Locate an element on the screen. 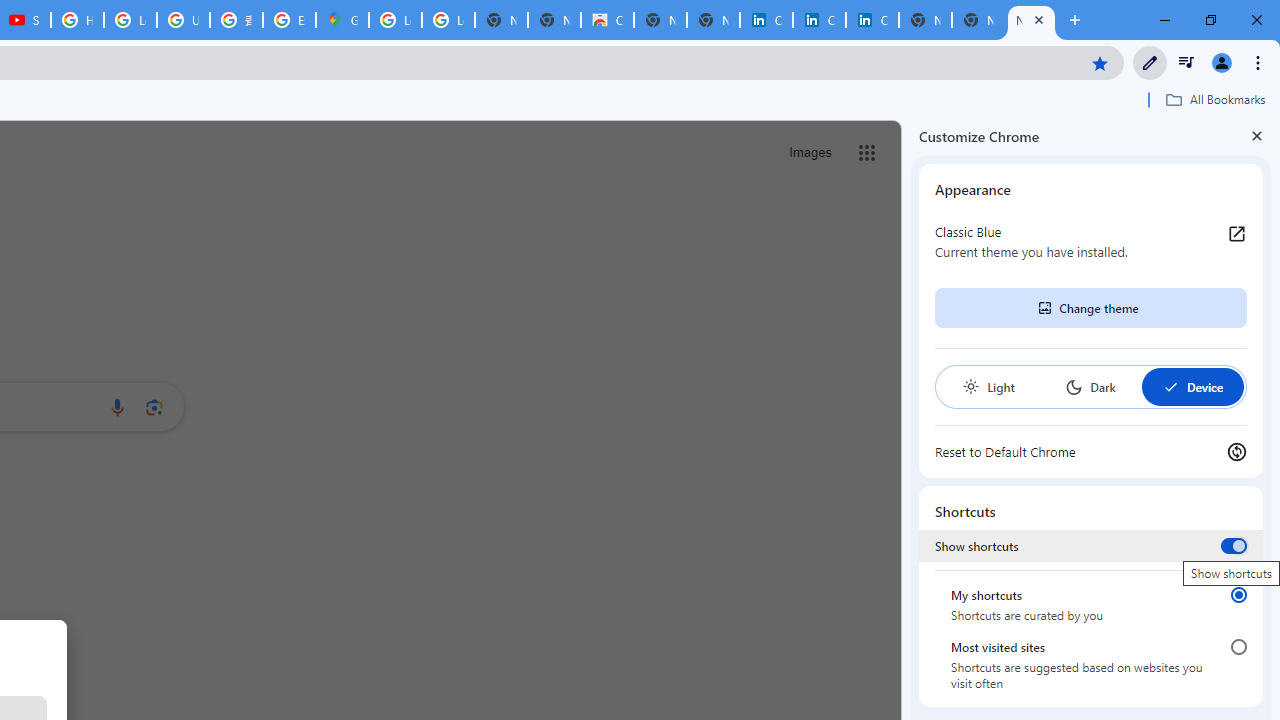 This screenshot has height=720, width=1280. 'AutomationID: baseSvg' is located at coordinates (1170, 387).